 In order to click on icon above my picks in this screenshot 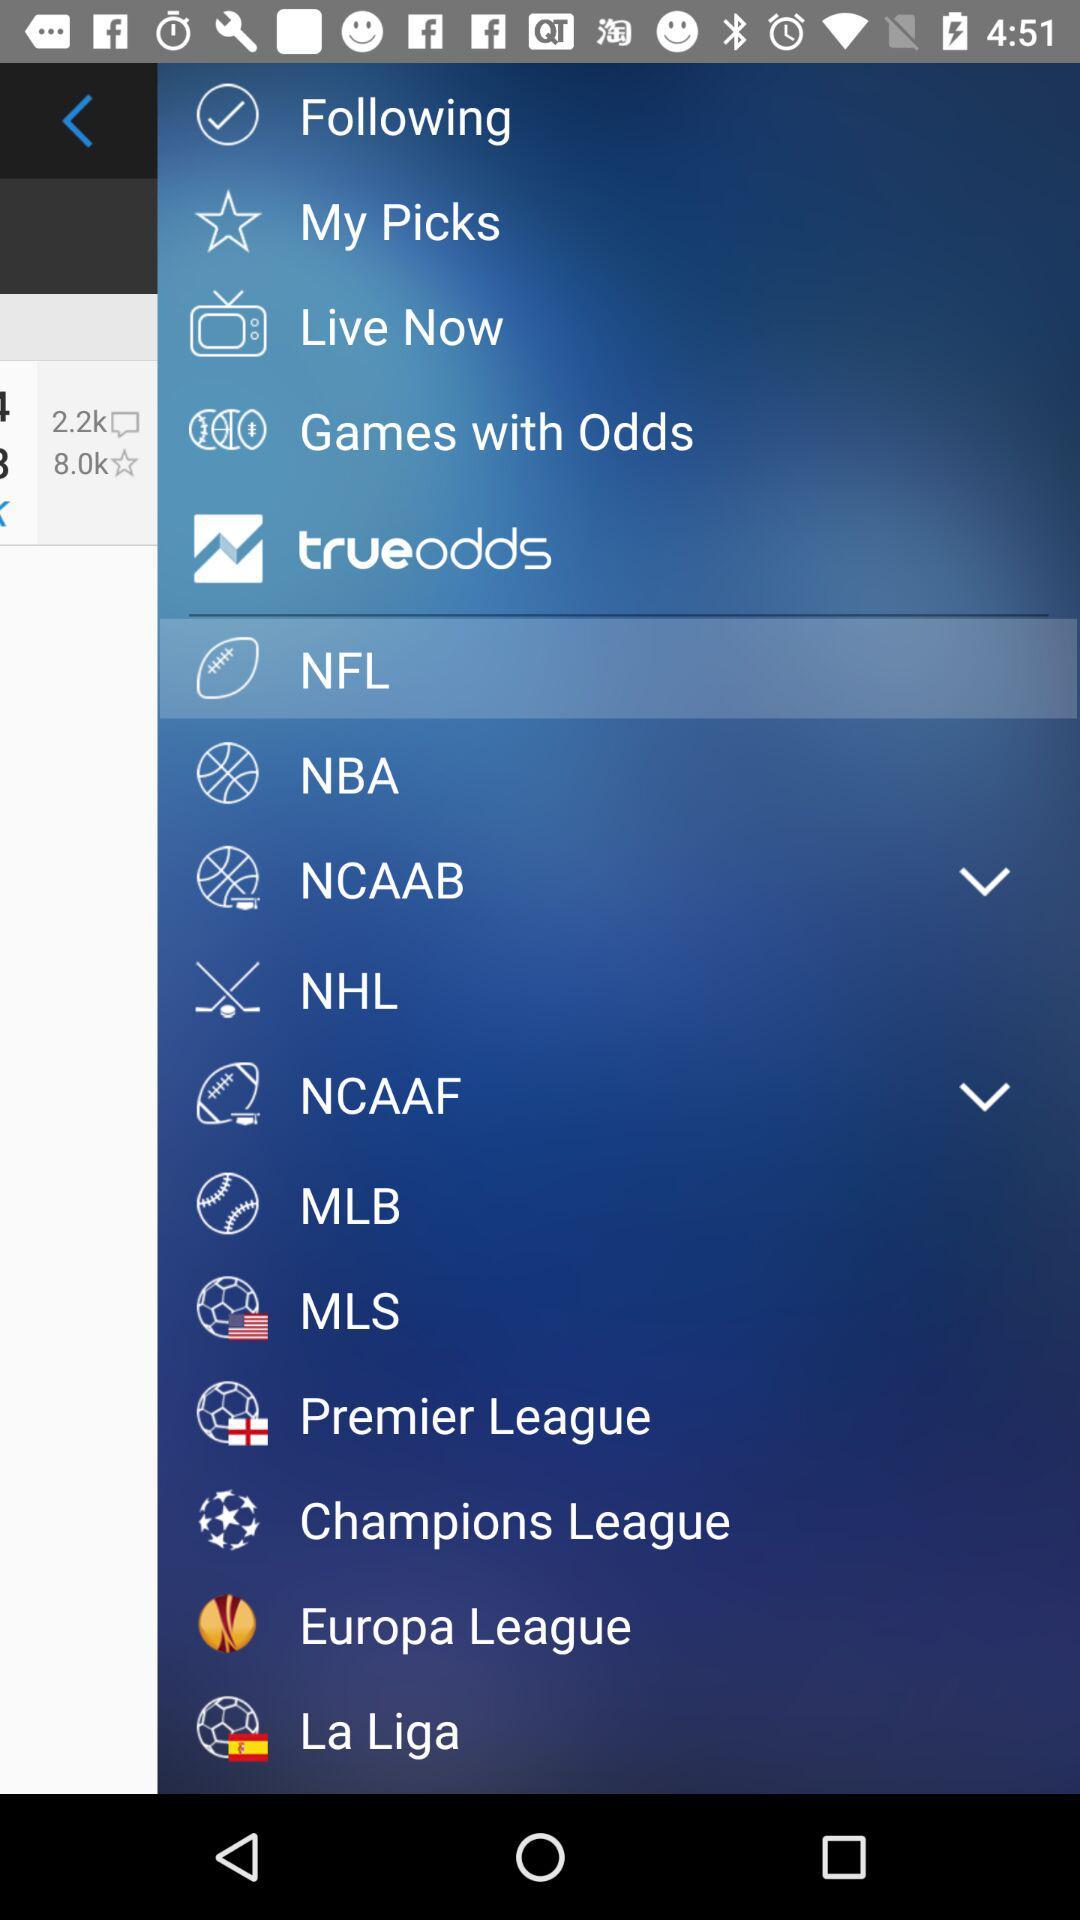, I will do `click(617, 114)`.